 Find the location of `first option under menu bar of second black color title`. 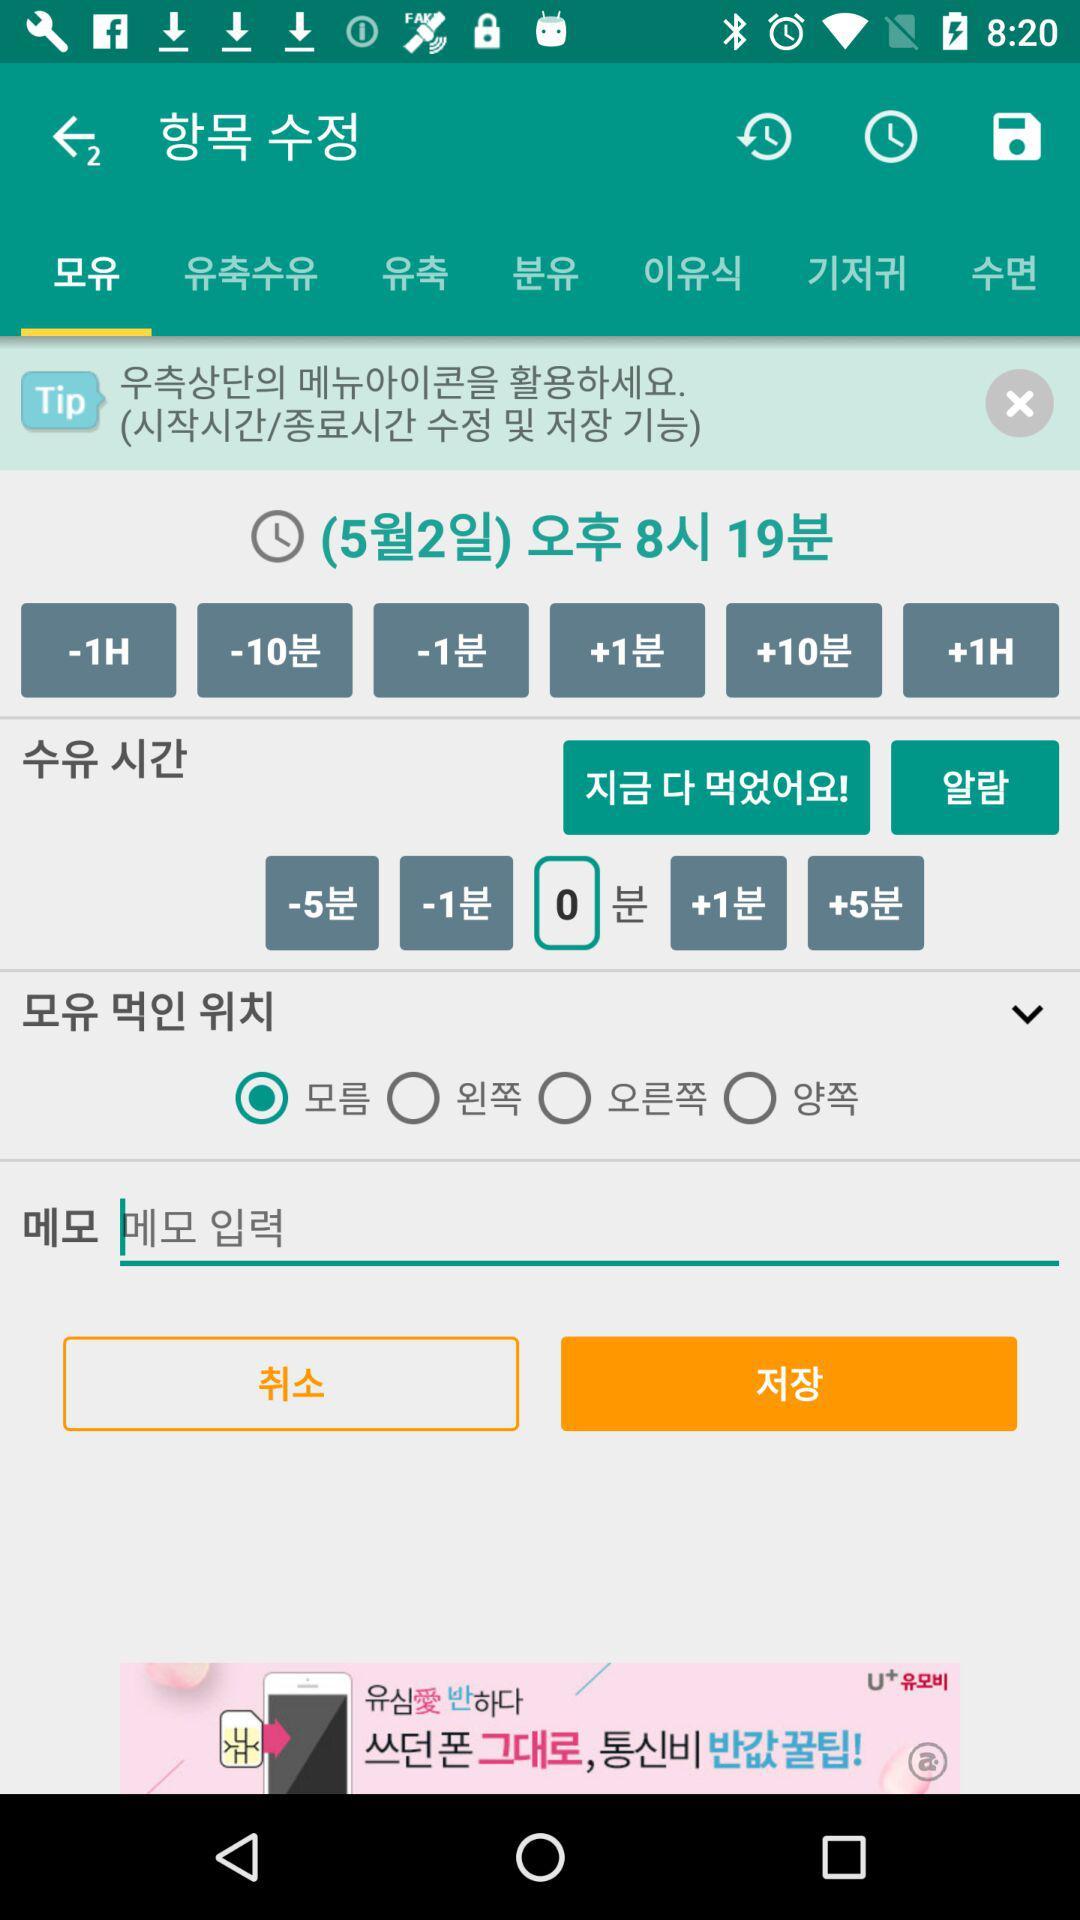

first option under menu bar of second black color title is located at coordinates (295, 1097).